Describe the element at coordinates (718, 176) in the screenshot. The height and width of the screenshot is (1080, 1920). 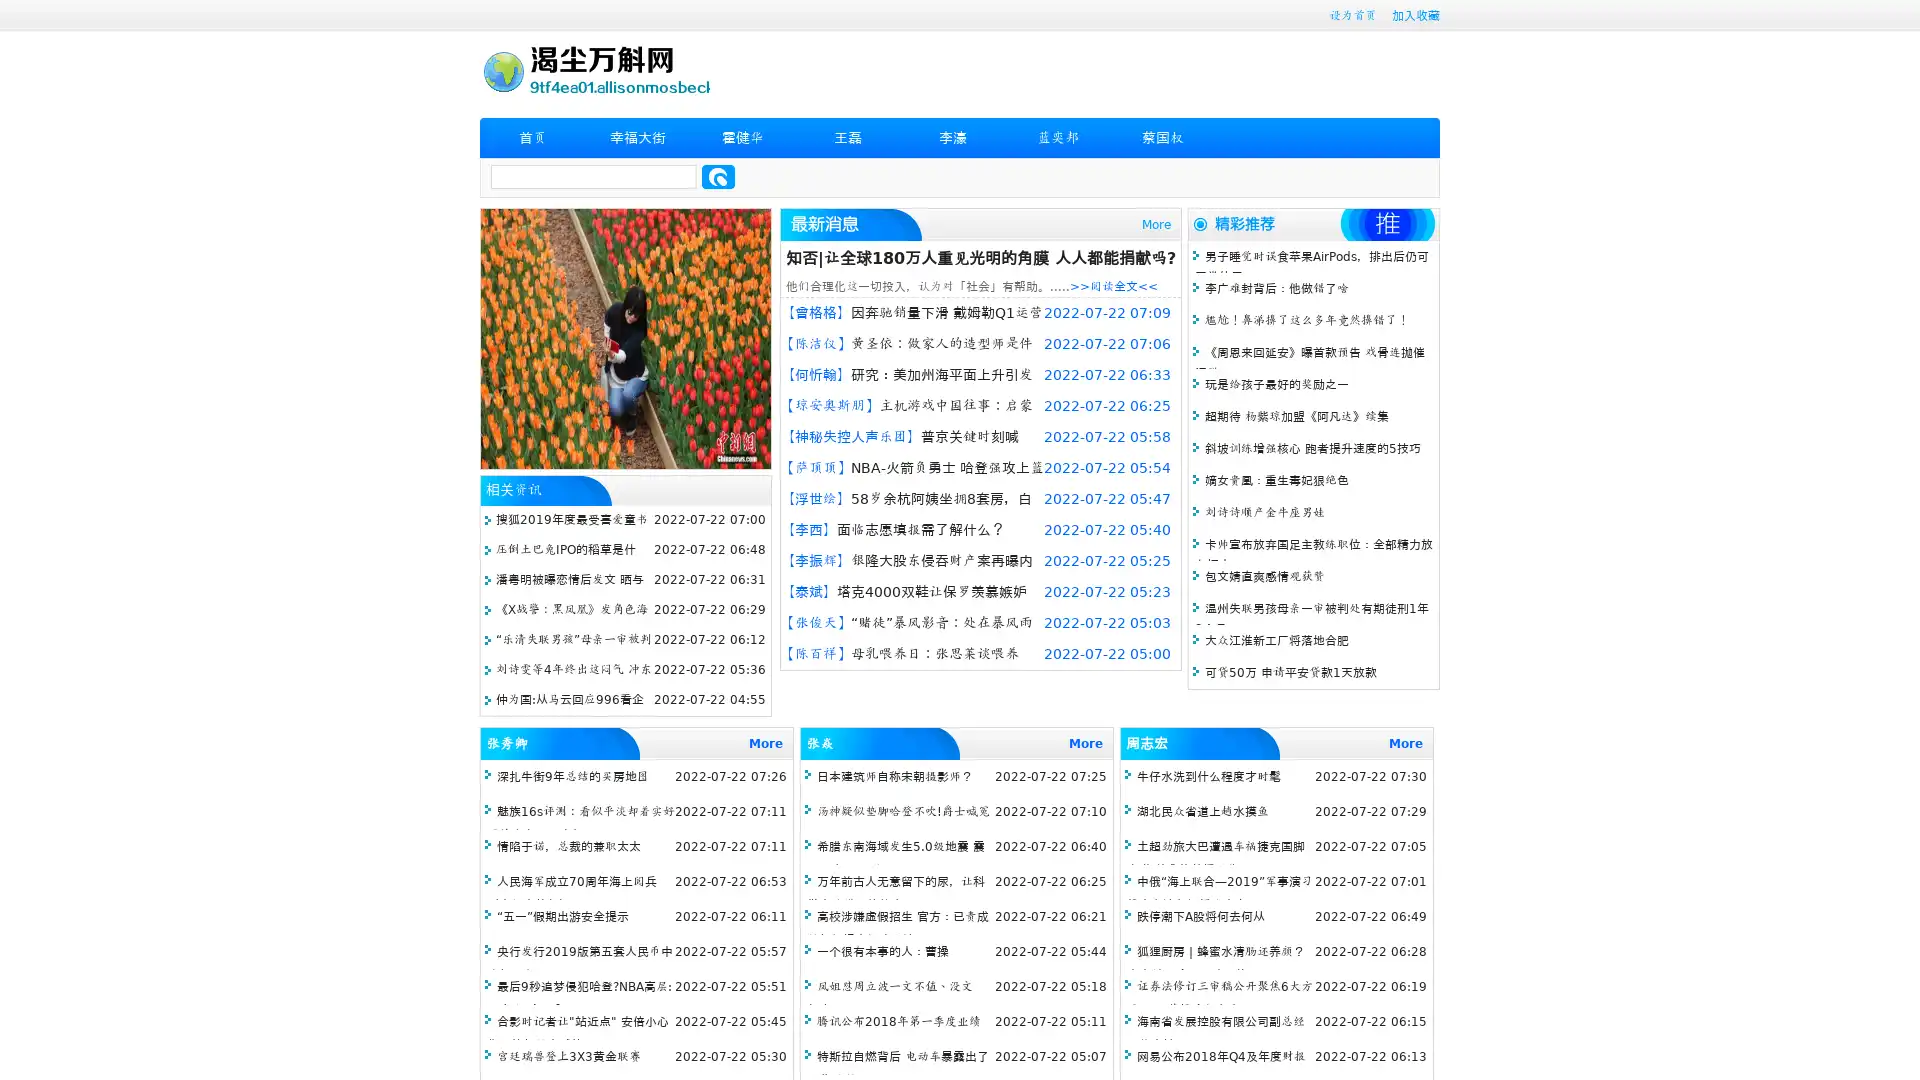
I see `Search` at that location.